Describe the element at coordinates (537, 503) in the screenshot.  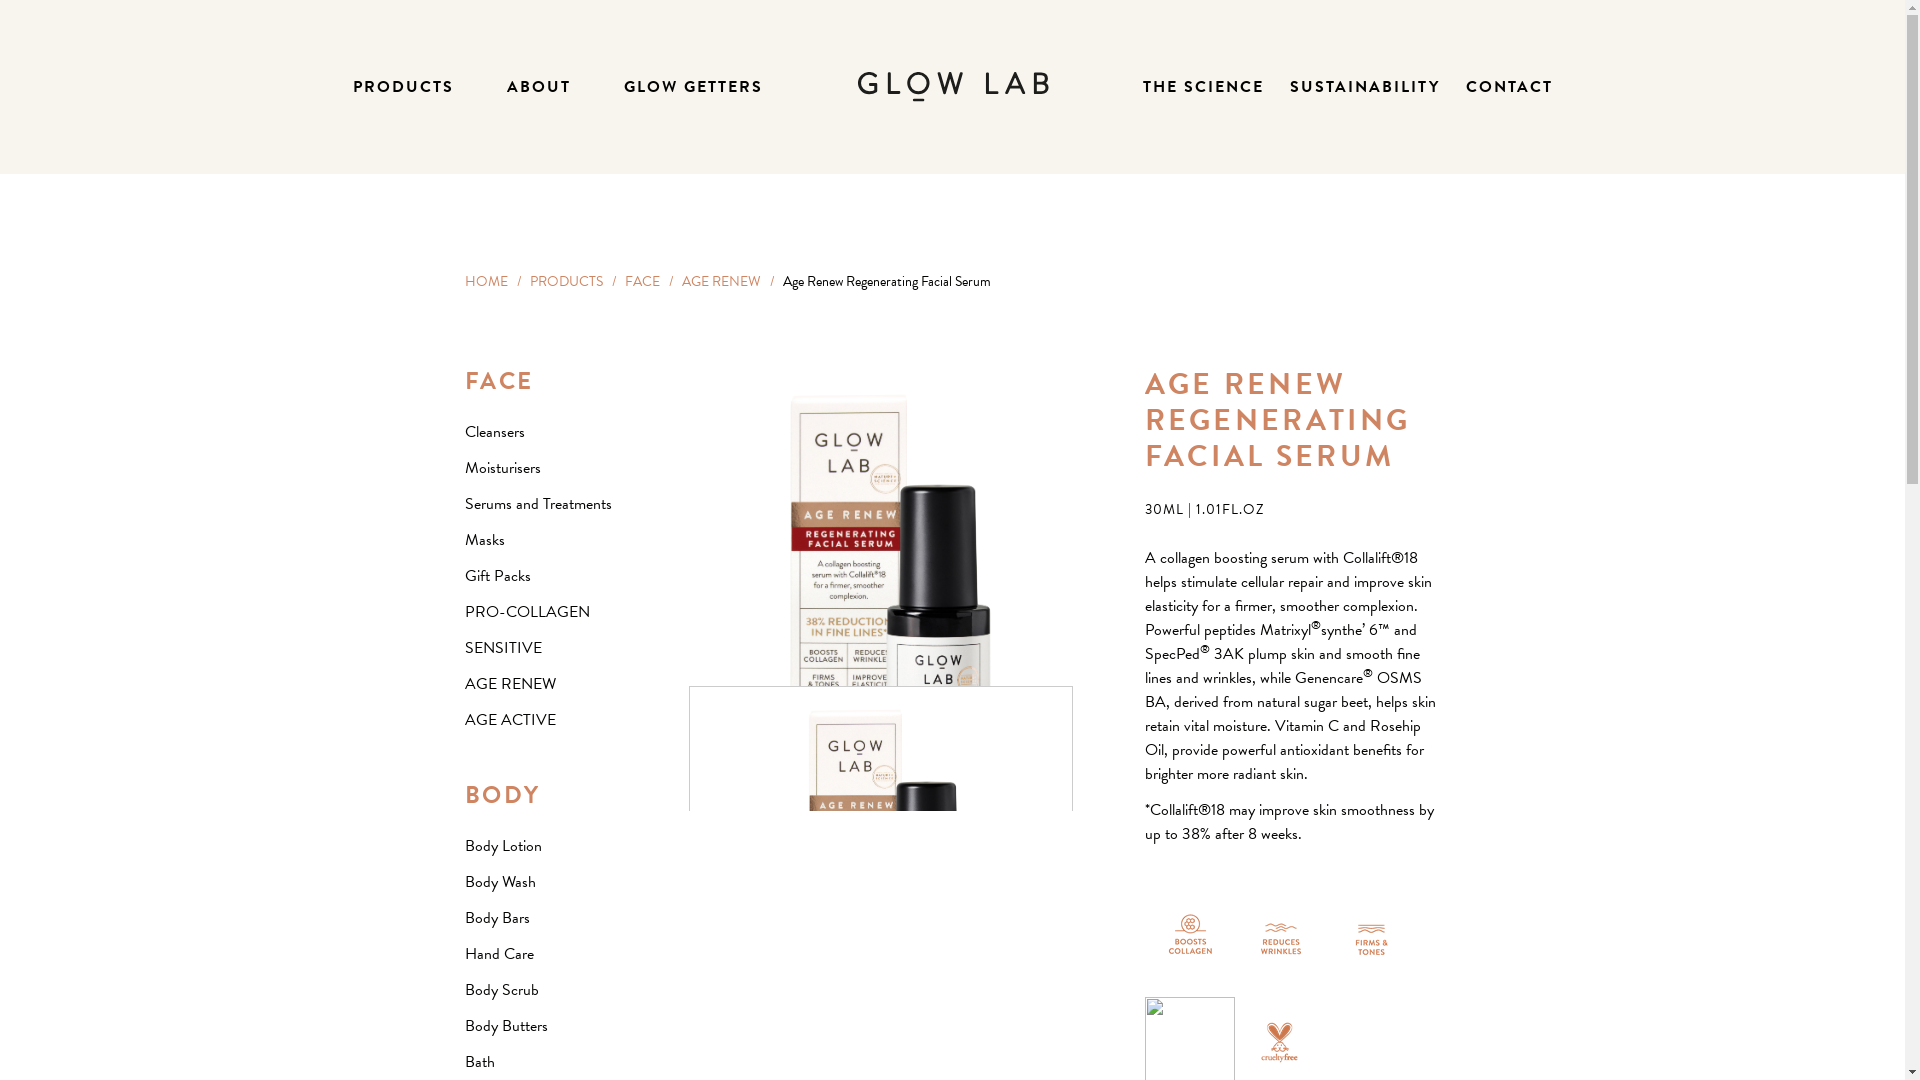
I see `'Serums and Treatments'` at that location.